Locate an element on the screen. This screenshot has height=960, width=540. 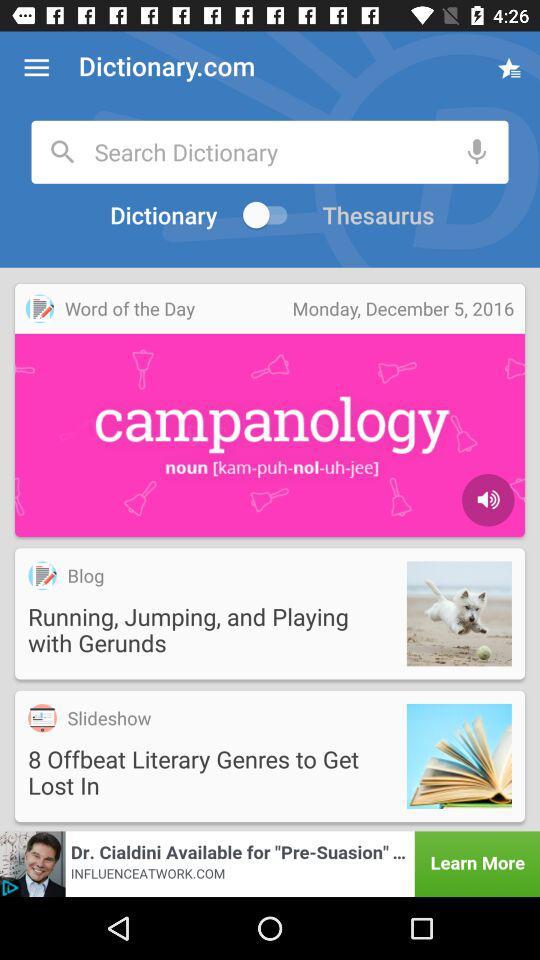
the icon left to the text search dictionary is located at coordinates (63, 151).